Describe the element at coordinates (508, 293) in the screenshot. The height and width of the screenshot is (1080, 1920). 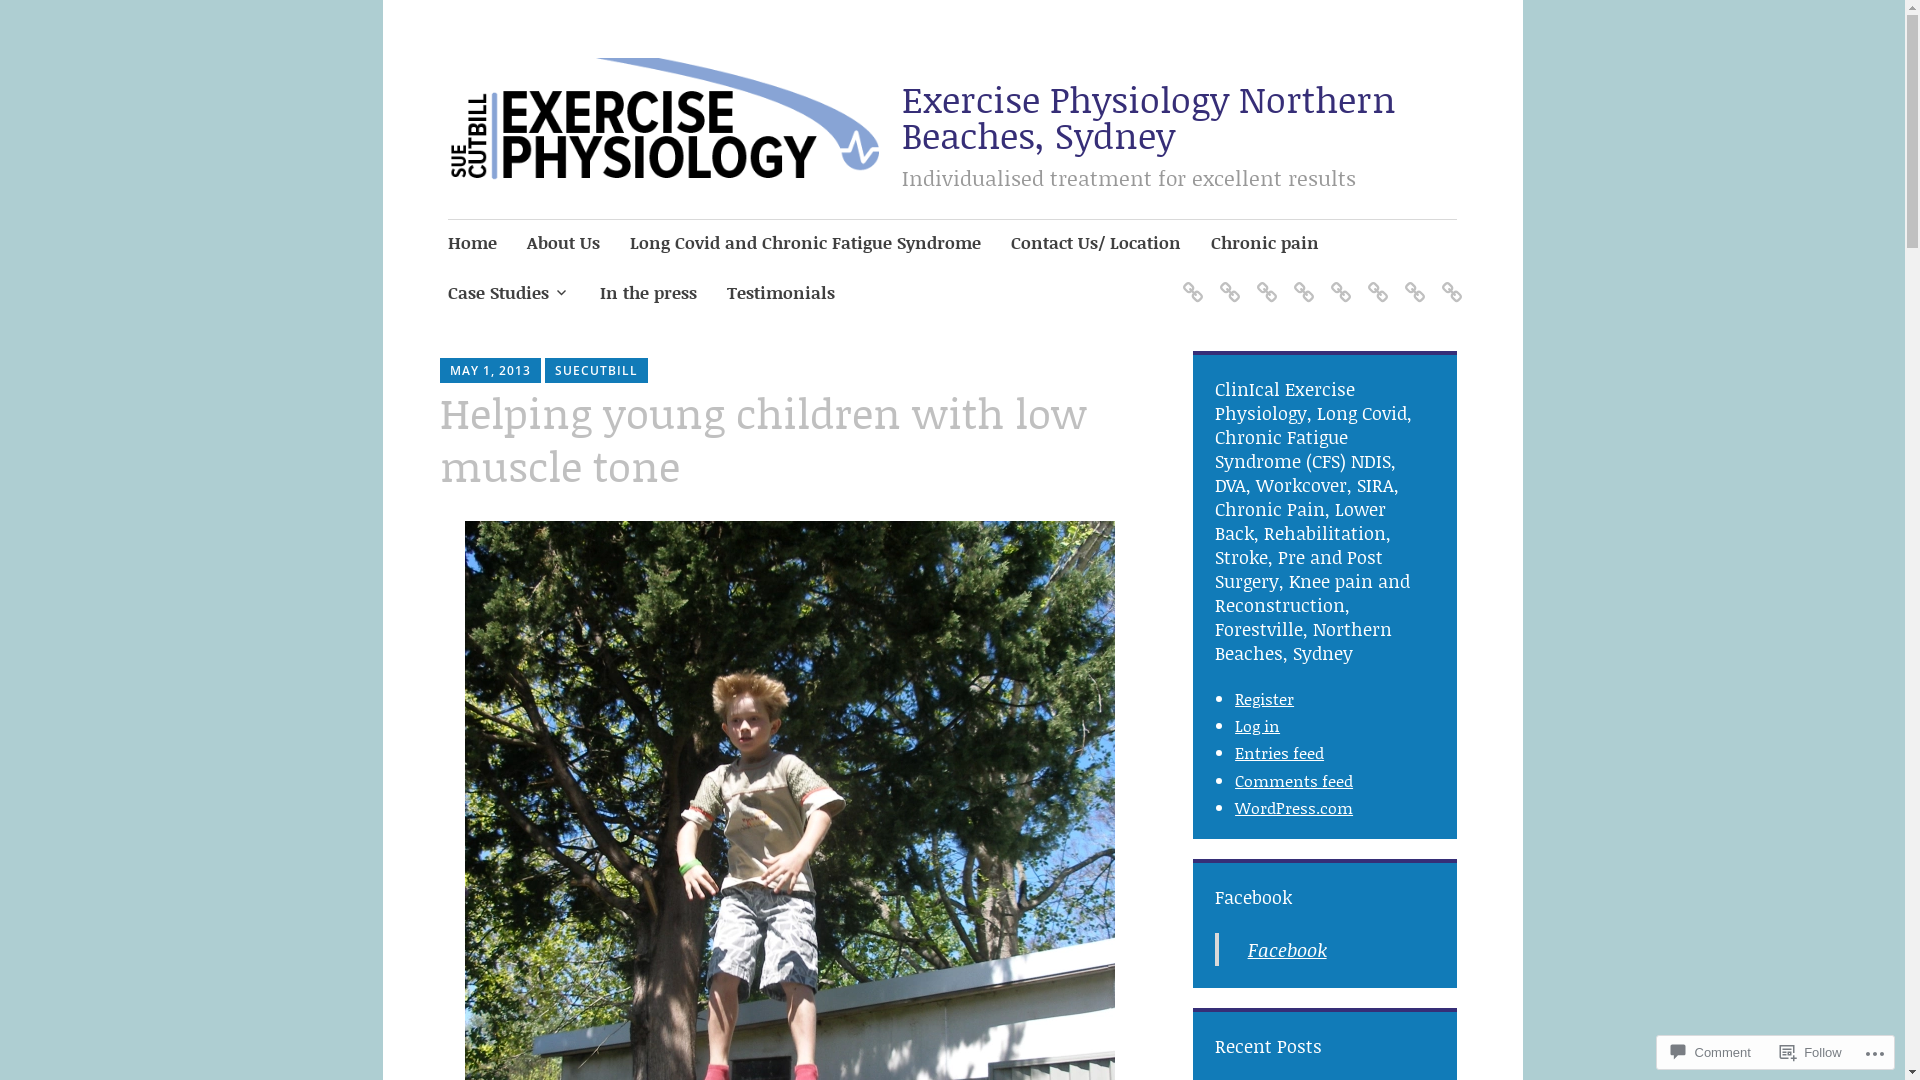
I see `'Case Studies'` at that location.